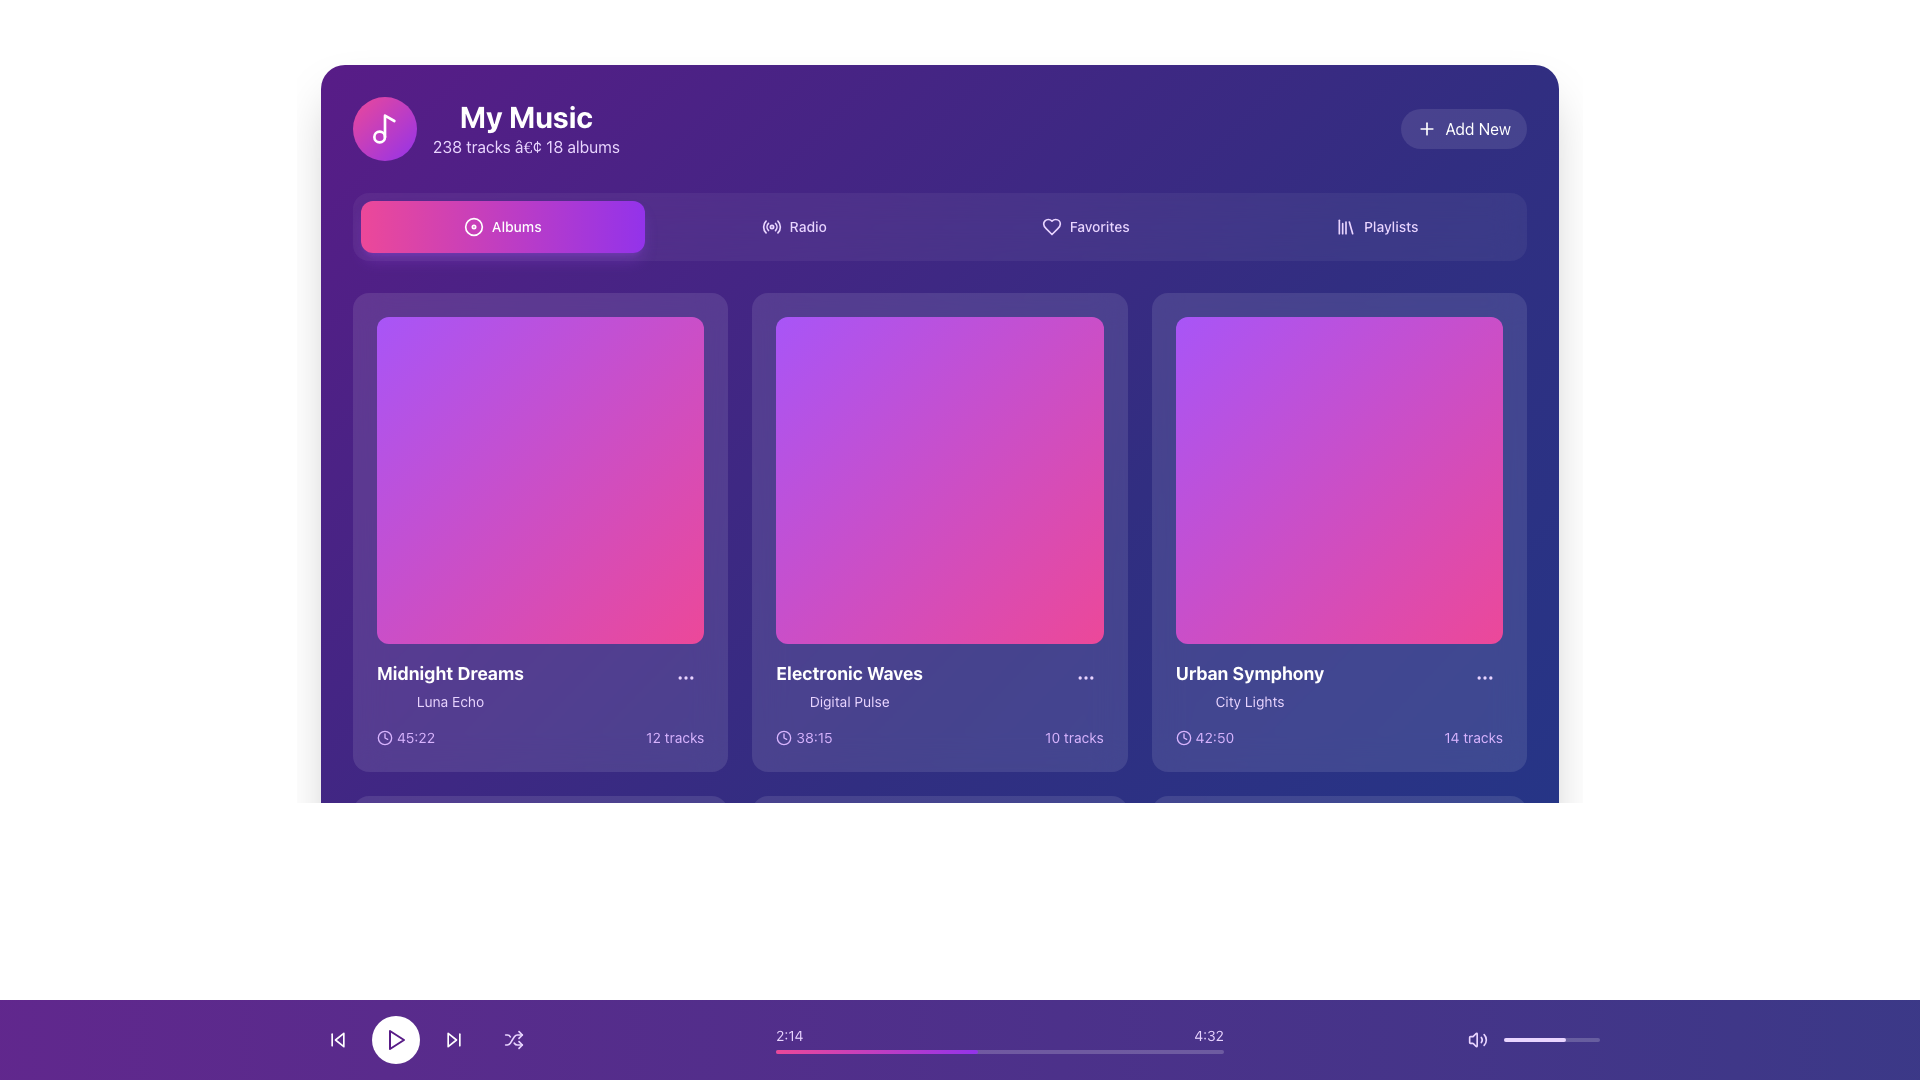 This screenshot has width=1920, height=1080. Describe the element at coordinates (425, 1039) in the screenshot. I see `the play/pause button located at the bottom-center of the interface to play or pause the media content` at that location.